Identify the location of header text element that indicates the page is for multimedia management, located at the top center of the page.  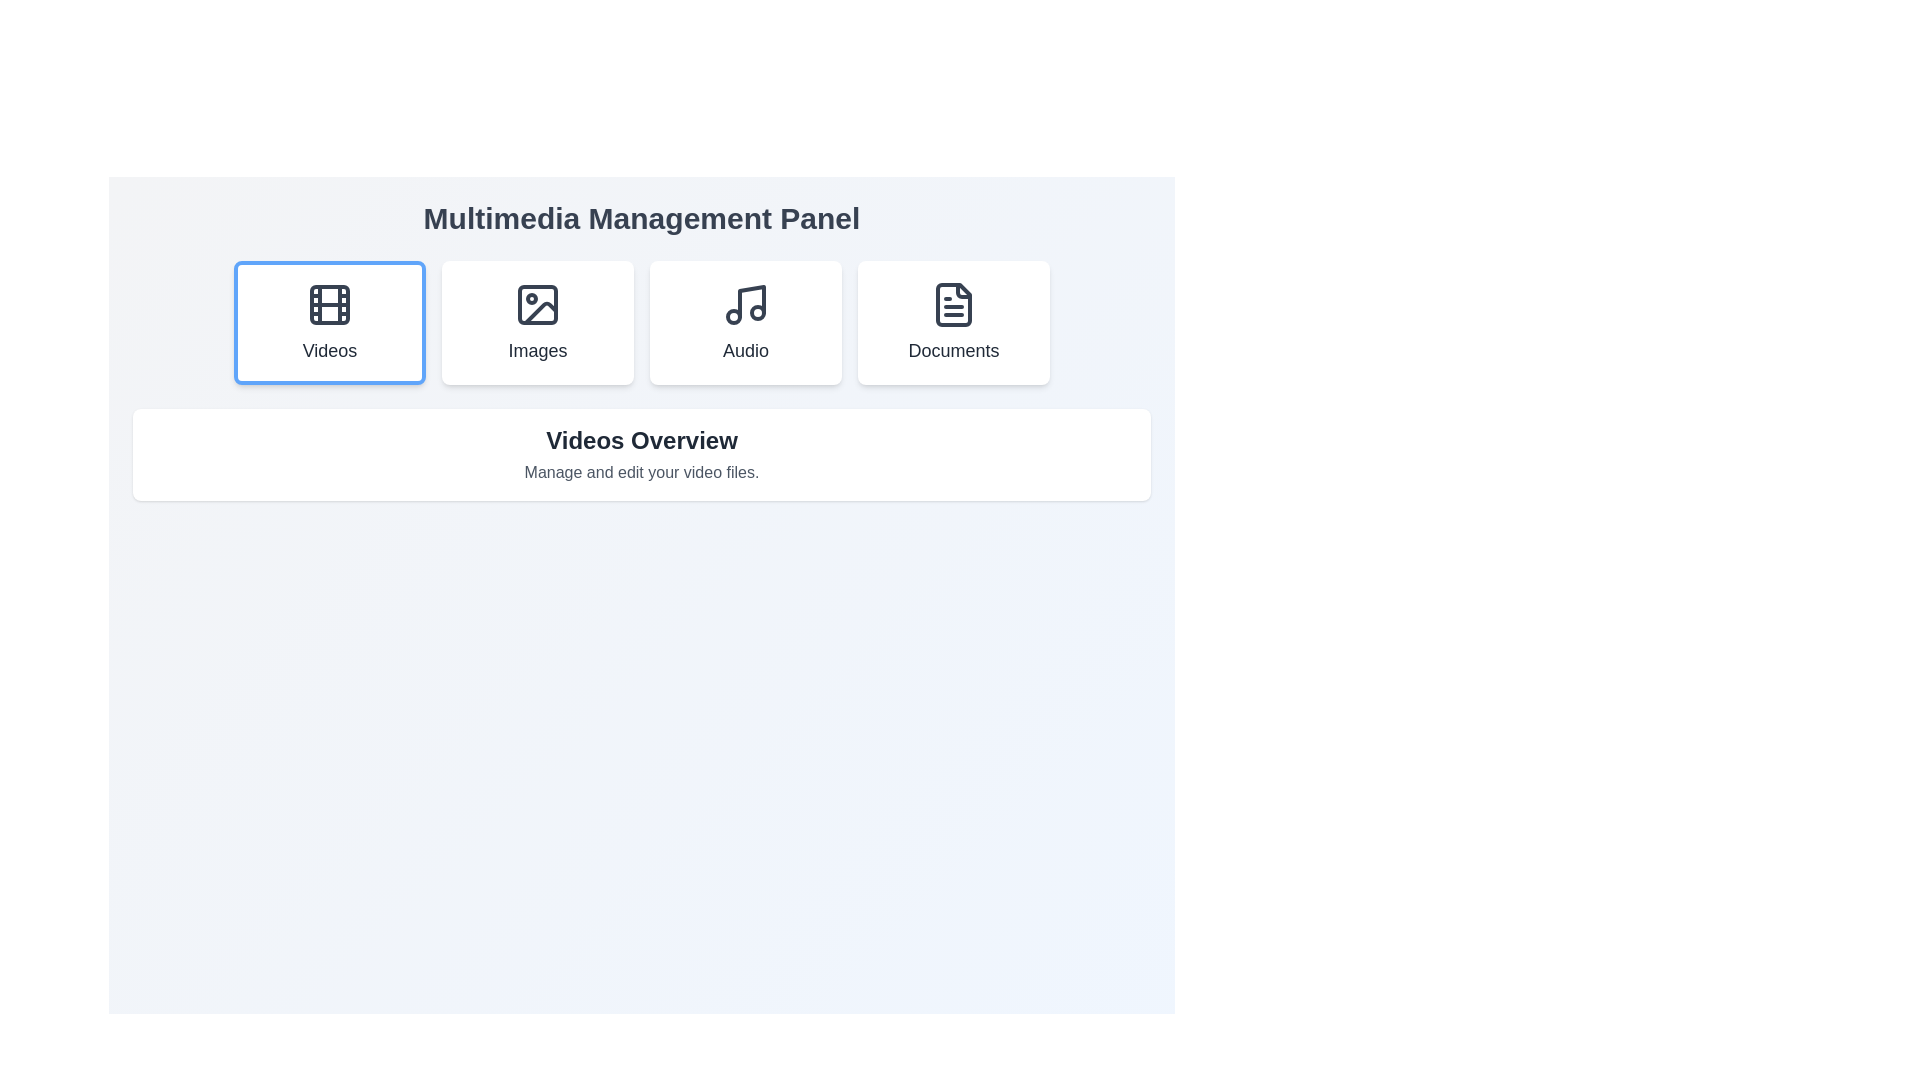
(642, 219).